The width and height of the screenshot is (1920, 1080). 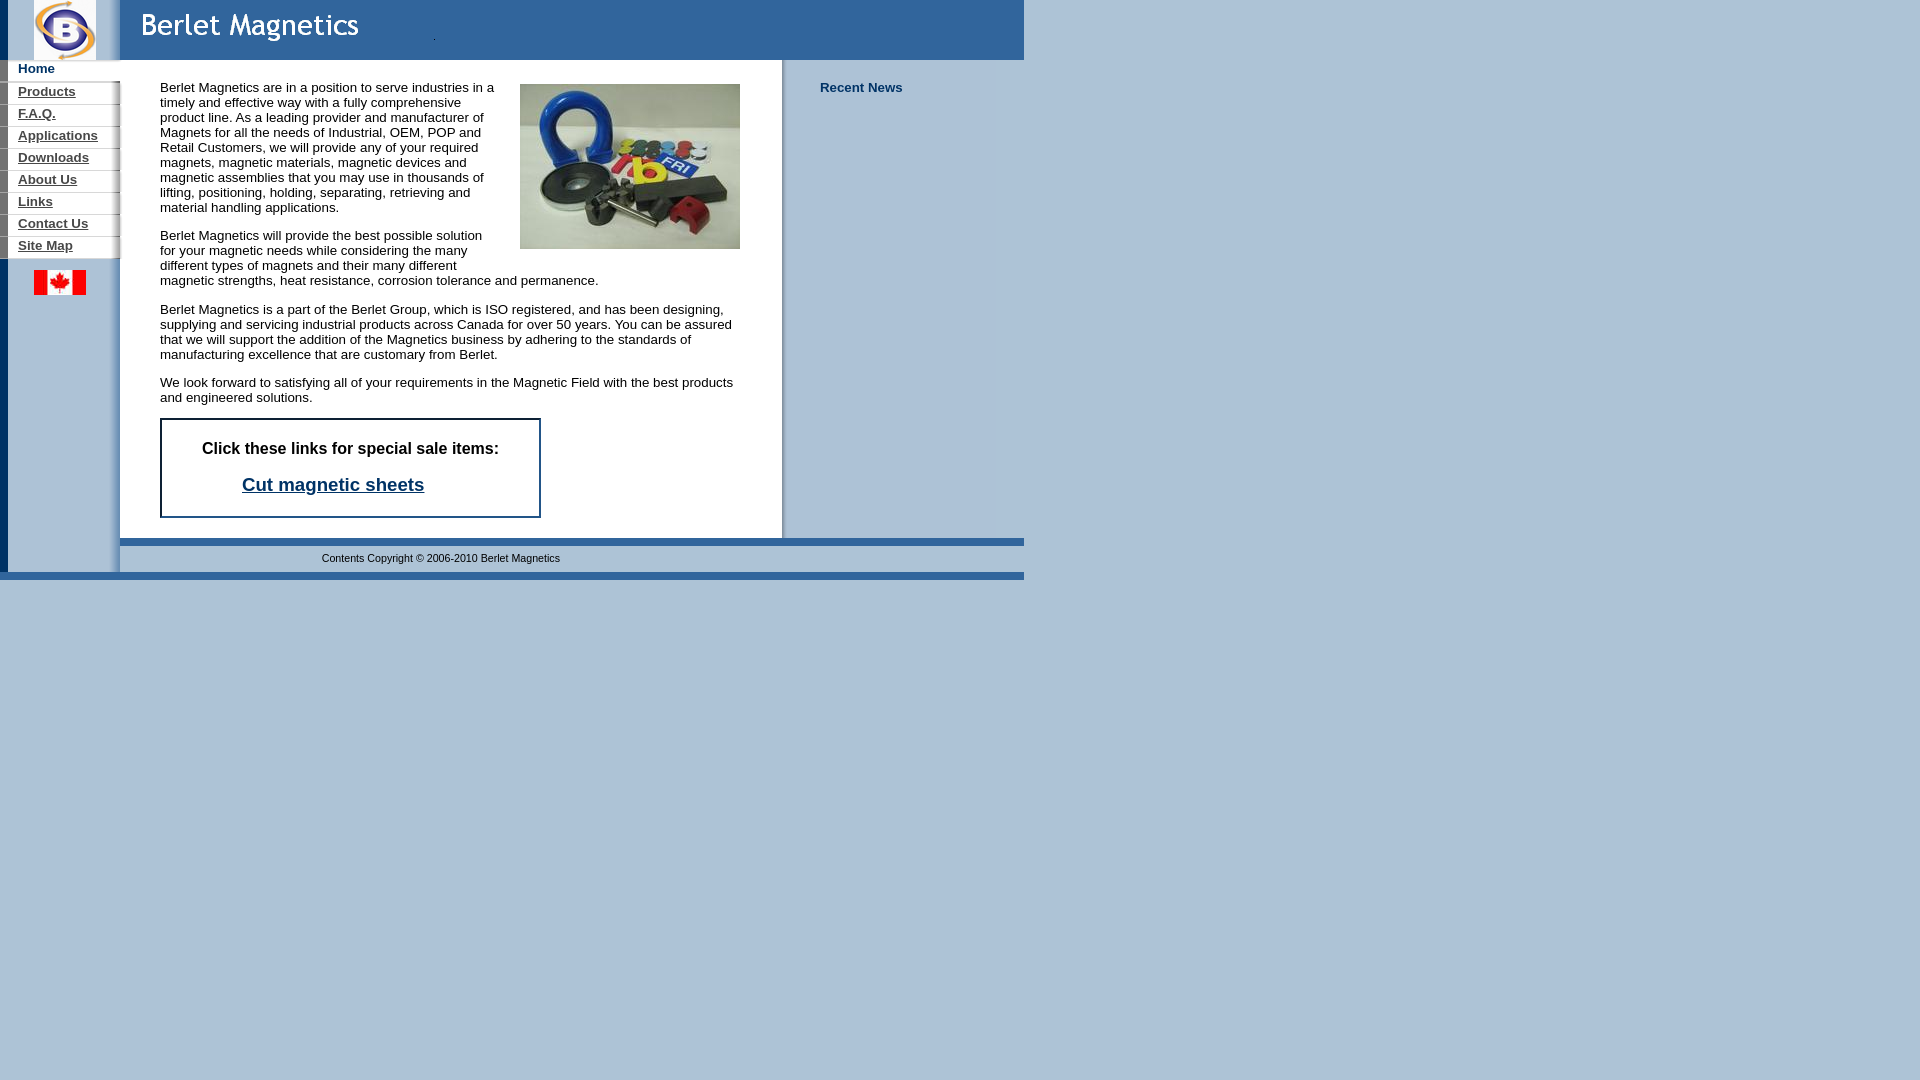 I want to click on 'Site Map', so click(x=45, y=244).